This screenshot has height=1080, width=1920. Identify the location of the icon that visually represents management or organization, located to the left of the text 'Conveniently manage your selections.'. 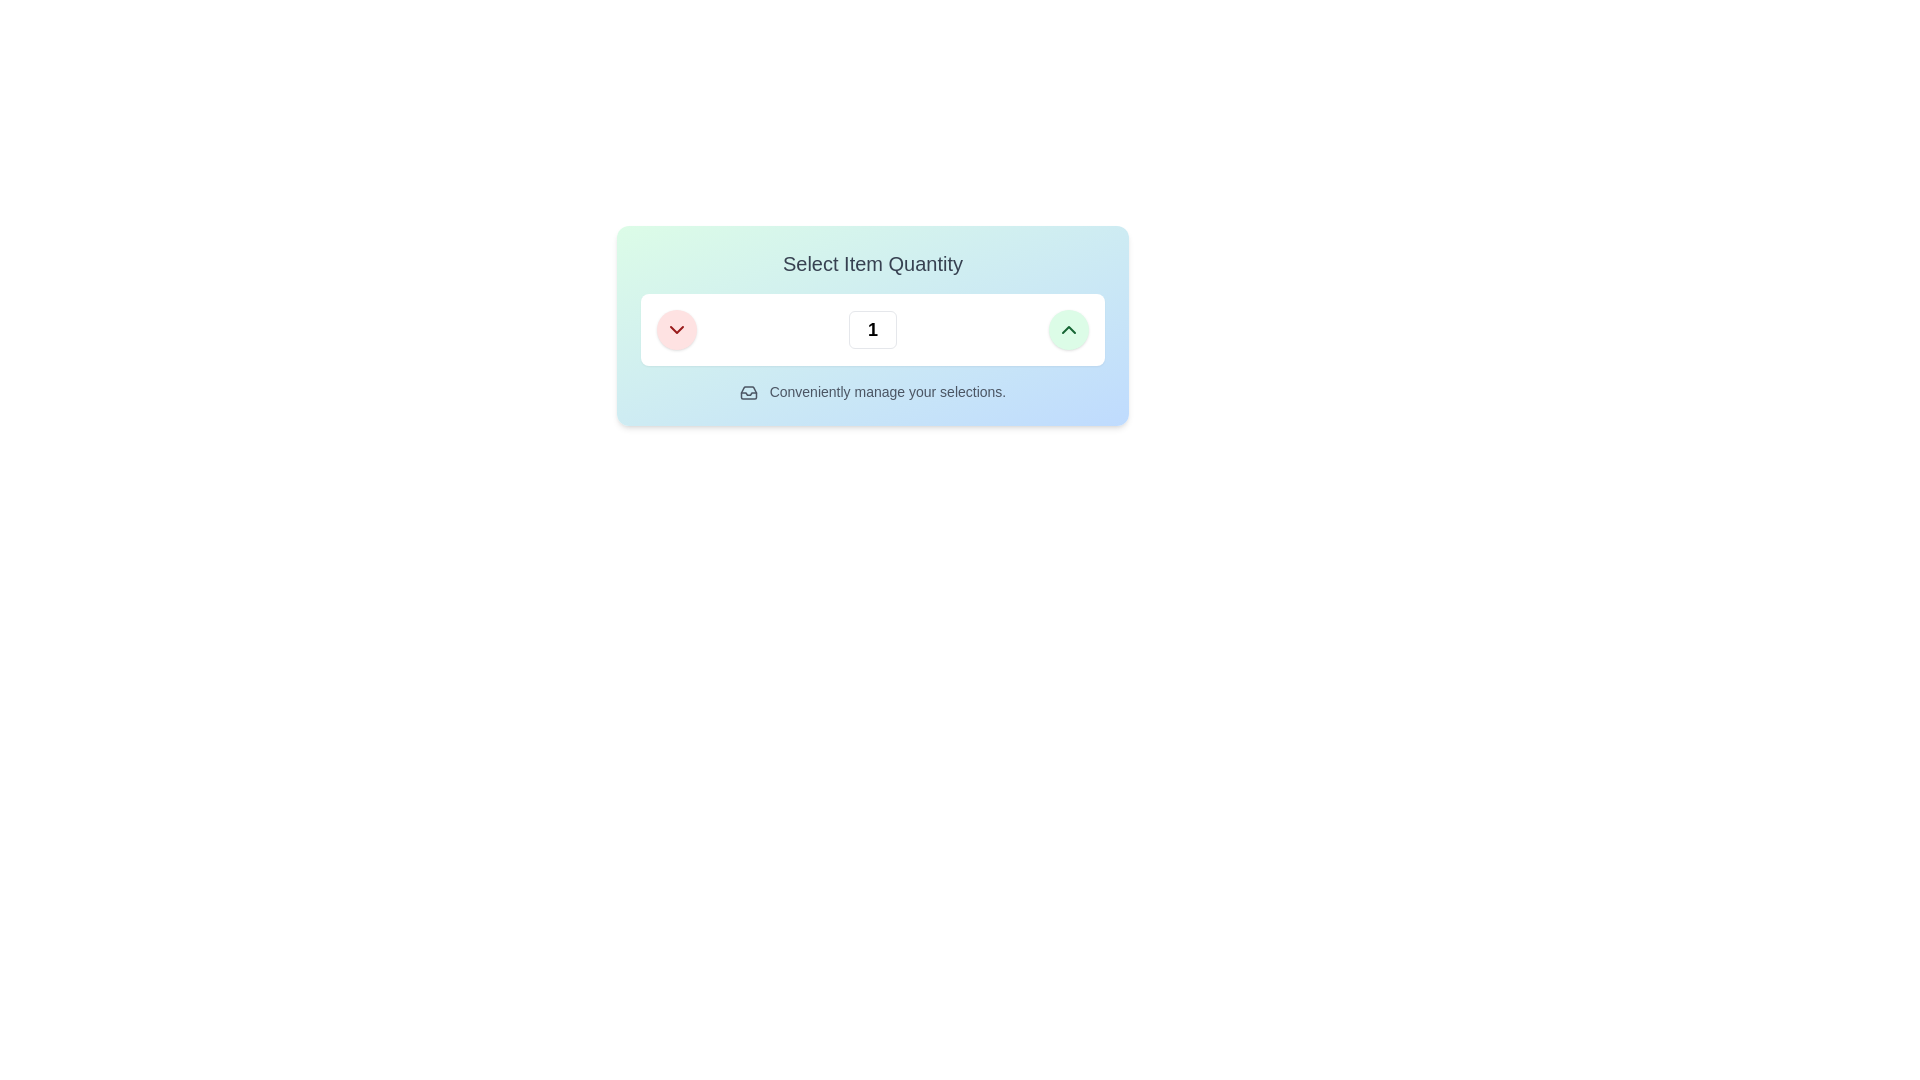
(747, 393).